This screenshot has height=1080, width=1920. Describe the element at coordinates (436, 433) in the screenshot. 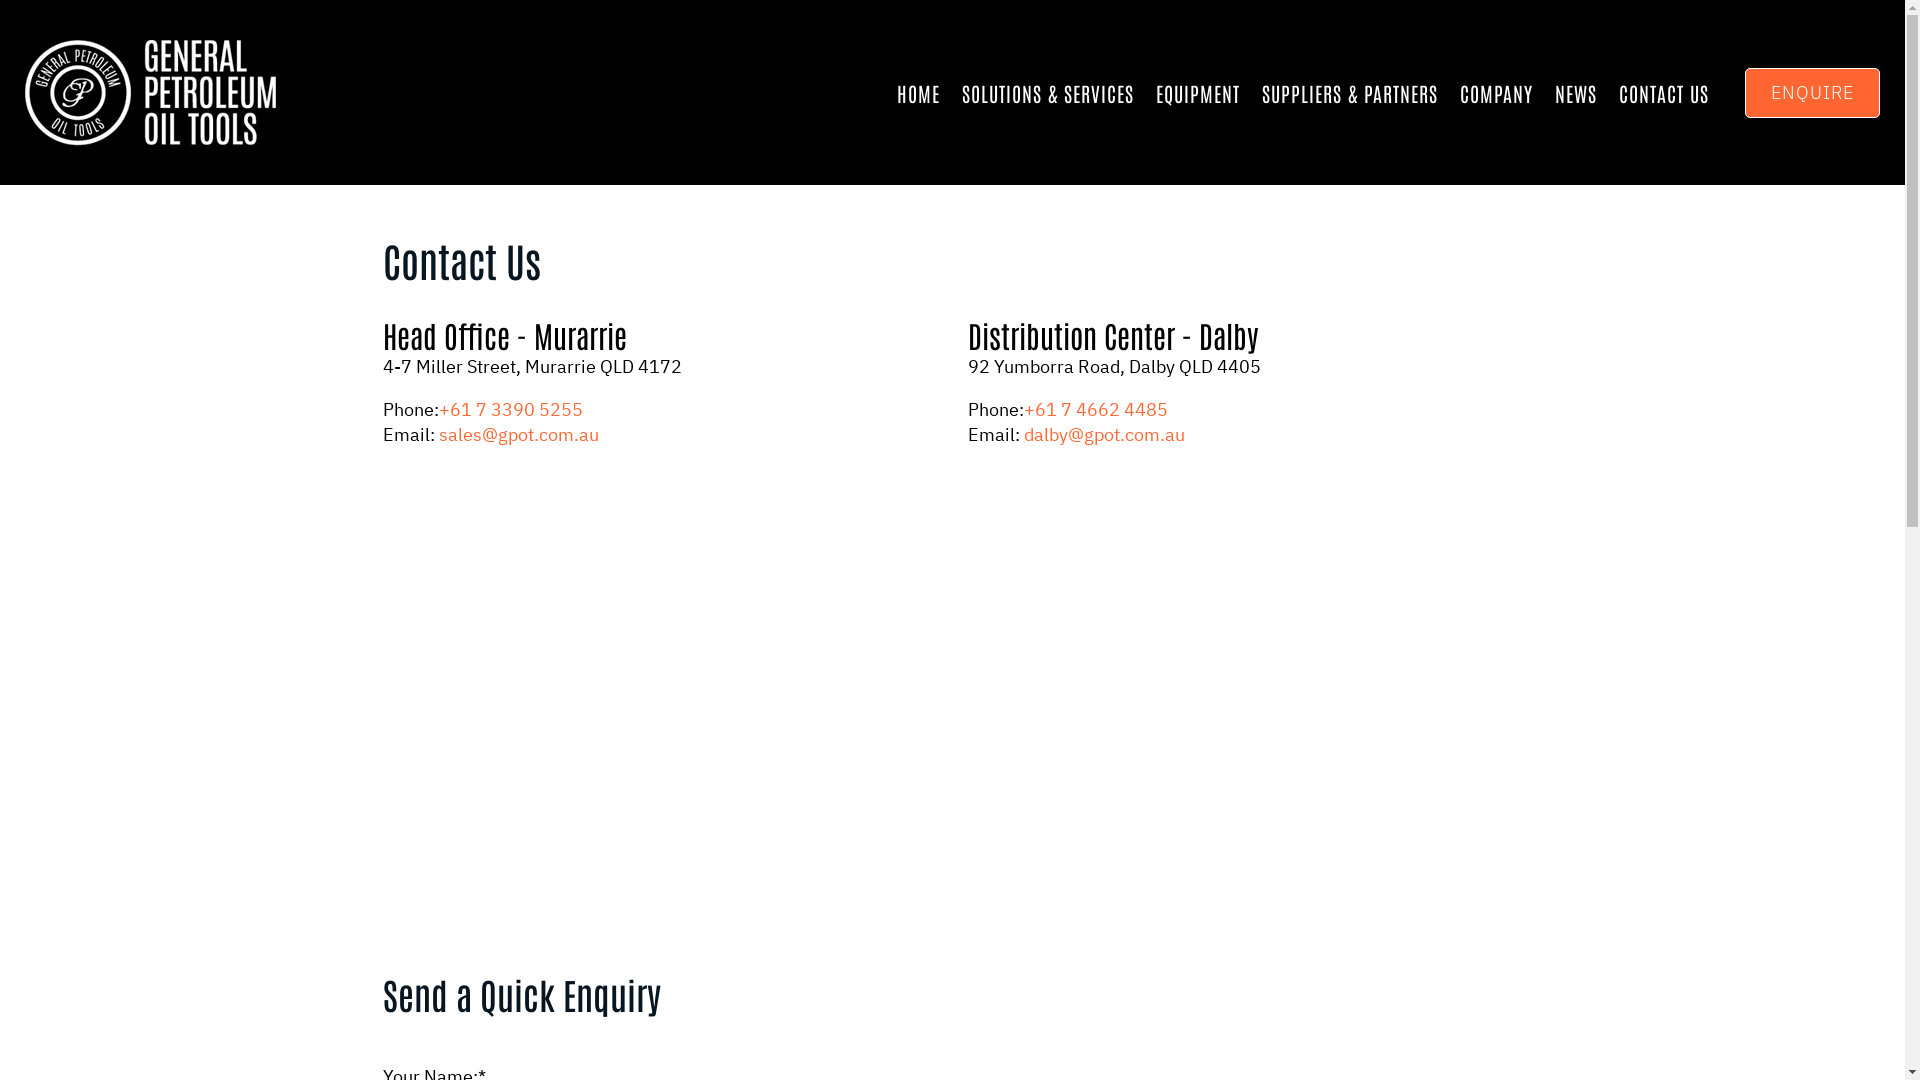

I see `'sales@gpot.com.au'` at that location.